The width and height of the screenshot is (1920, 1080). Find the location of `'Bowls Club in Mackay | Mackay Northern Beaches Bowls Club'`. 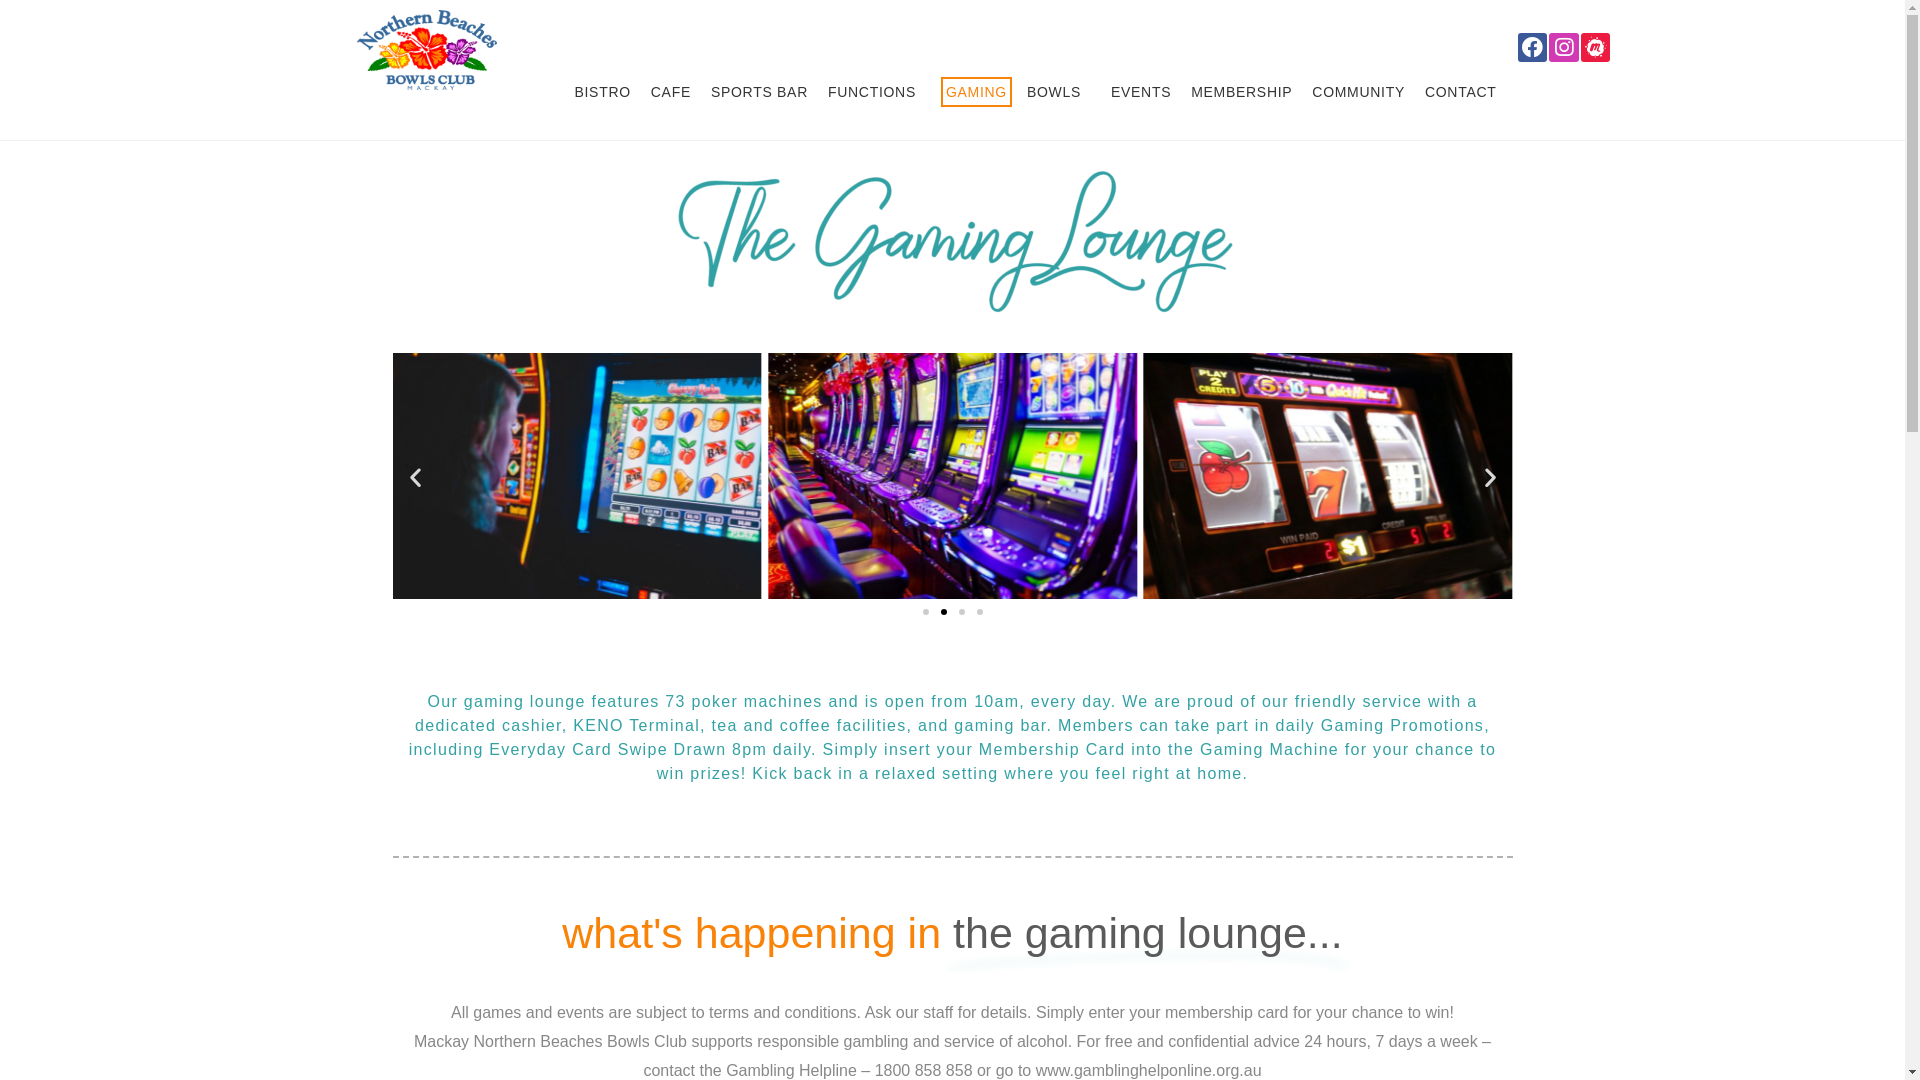

'Bowls Club in Mackay | Mackay Northern Beaches Bowls Club' is located at coordinates (425, 47).